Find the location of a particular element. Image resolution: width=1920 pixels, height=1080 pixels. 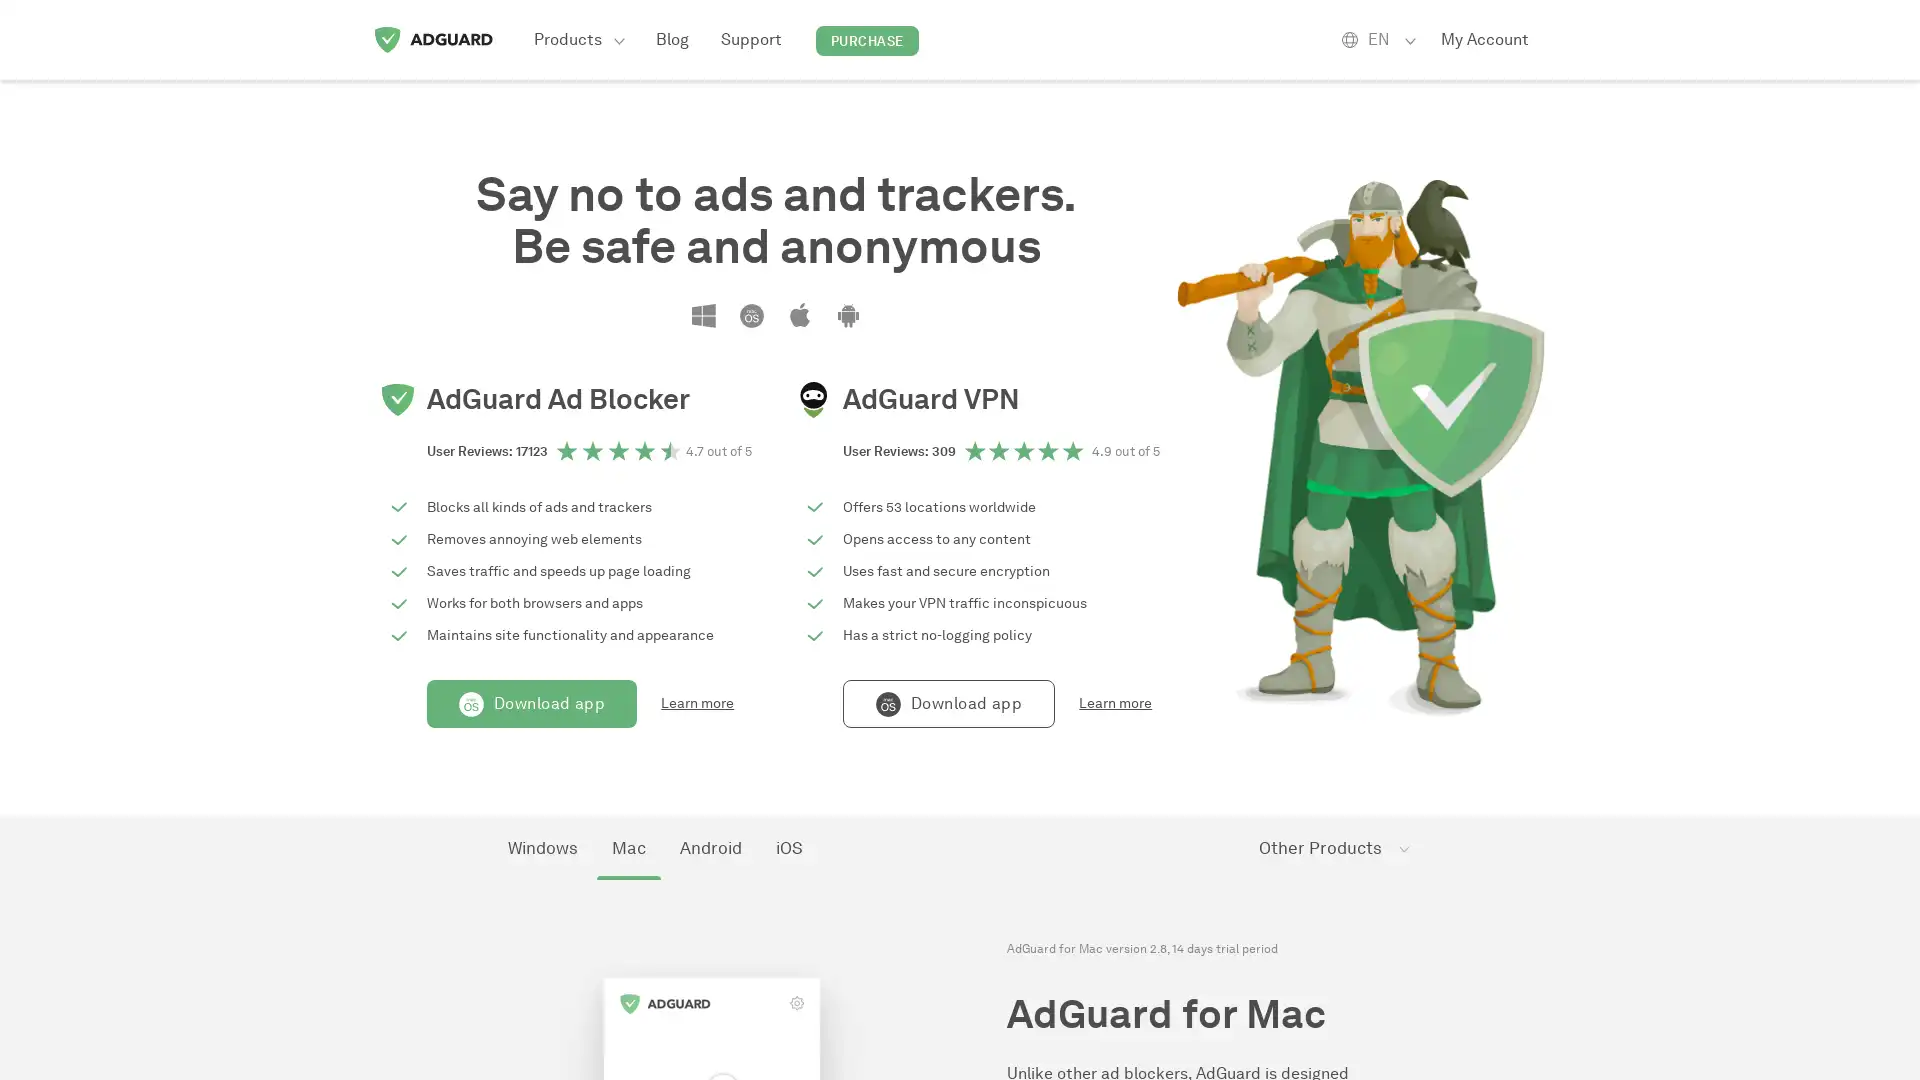

Download app is located at coordinates (532, 703).